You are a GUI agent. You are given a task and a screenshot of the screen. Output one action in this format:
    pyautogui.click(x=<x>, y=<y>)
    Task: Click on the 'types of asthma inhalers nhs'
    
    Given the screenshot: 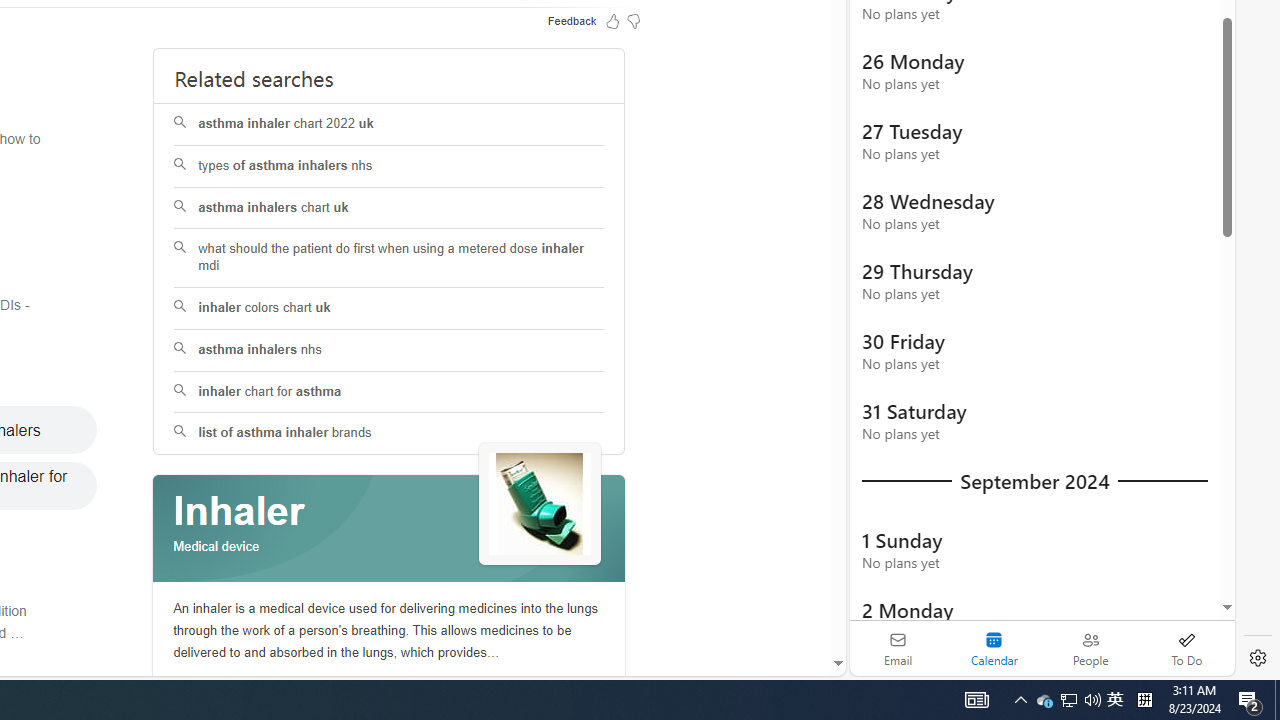 What is the action you would take?
    pyautogui.click(x=389, y=165)
    